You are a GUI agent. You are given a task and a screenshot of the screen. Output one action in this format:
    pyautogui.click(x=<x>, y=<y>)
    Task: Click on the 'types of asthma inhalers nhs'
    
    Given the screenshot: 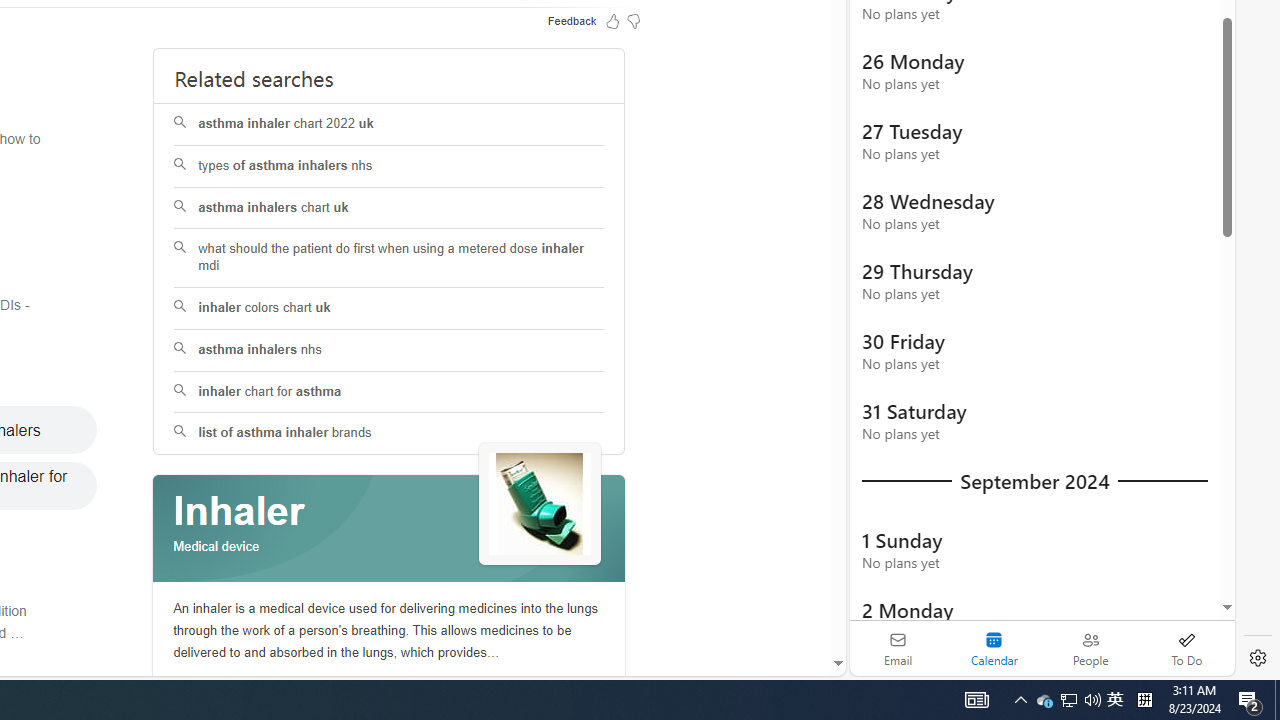 What is the action you would take?
    pyautogui.click(x=389, y=165)
    